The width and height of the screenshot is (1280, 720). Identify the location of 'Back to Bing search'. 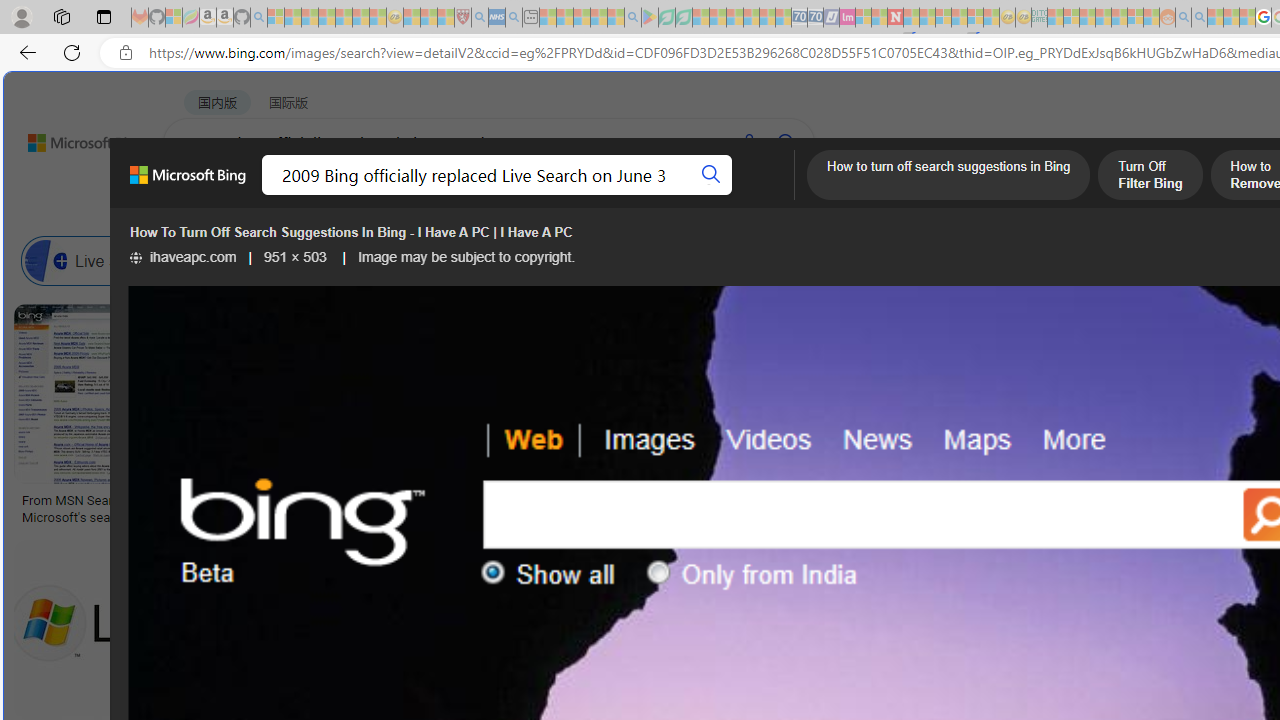
(73, 137).